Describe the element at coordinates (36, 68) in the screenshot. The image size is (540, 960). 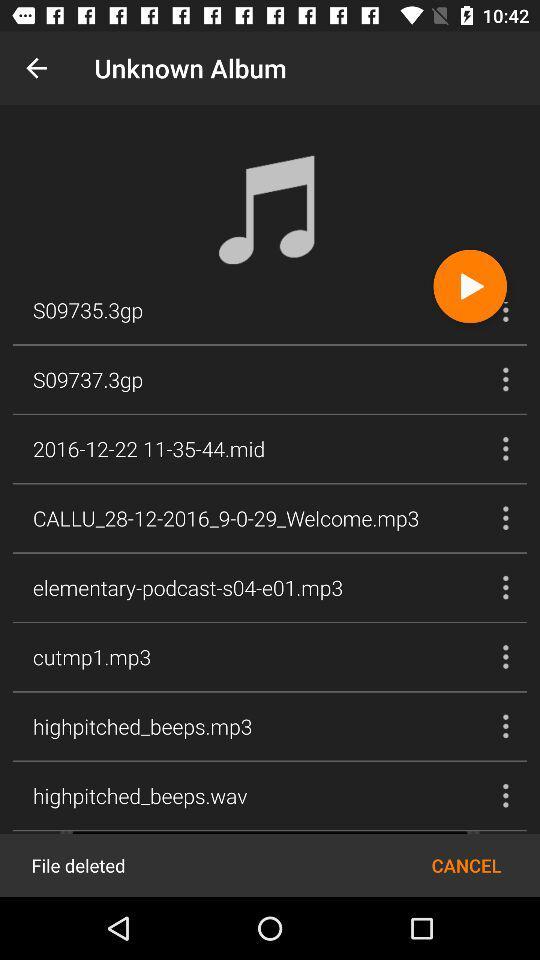
I see `the icon to the left of the unknown album app` at that location.